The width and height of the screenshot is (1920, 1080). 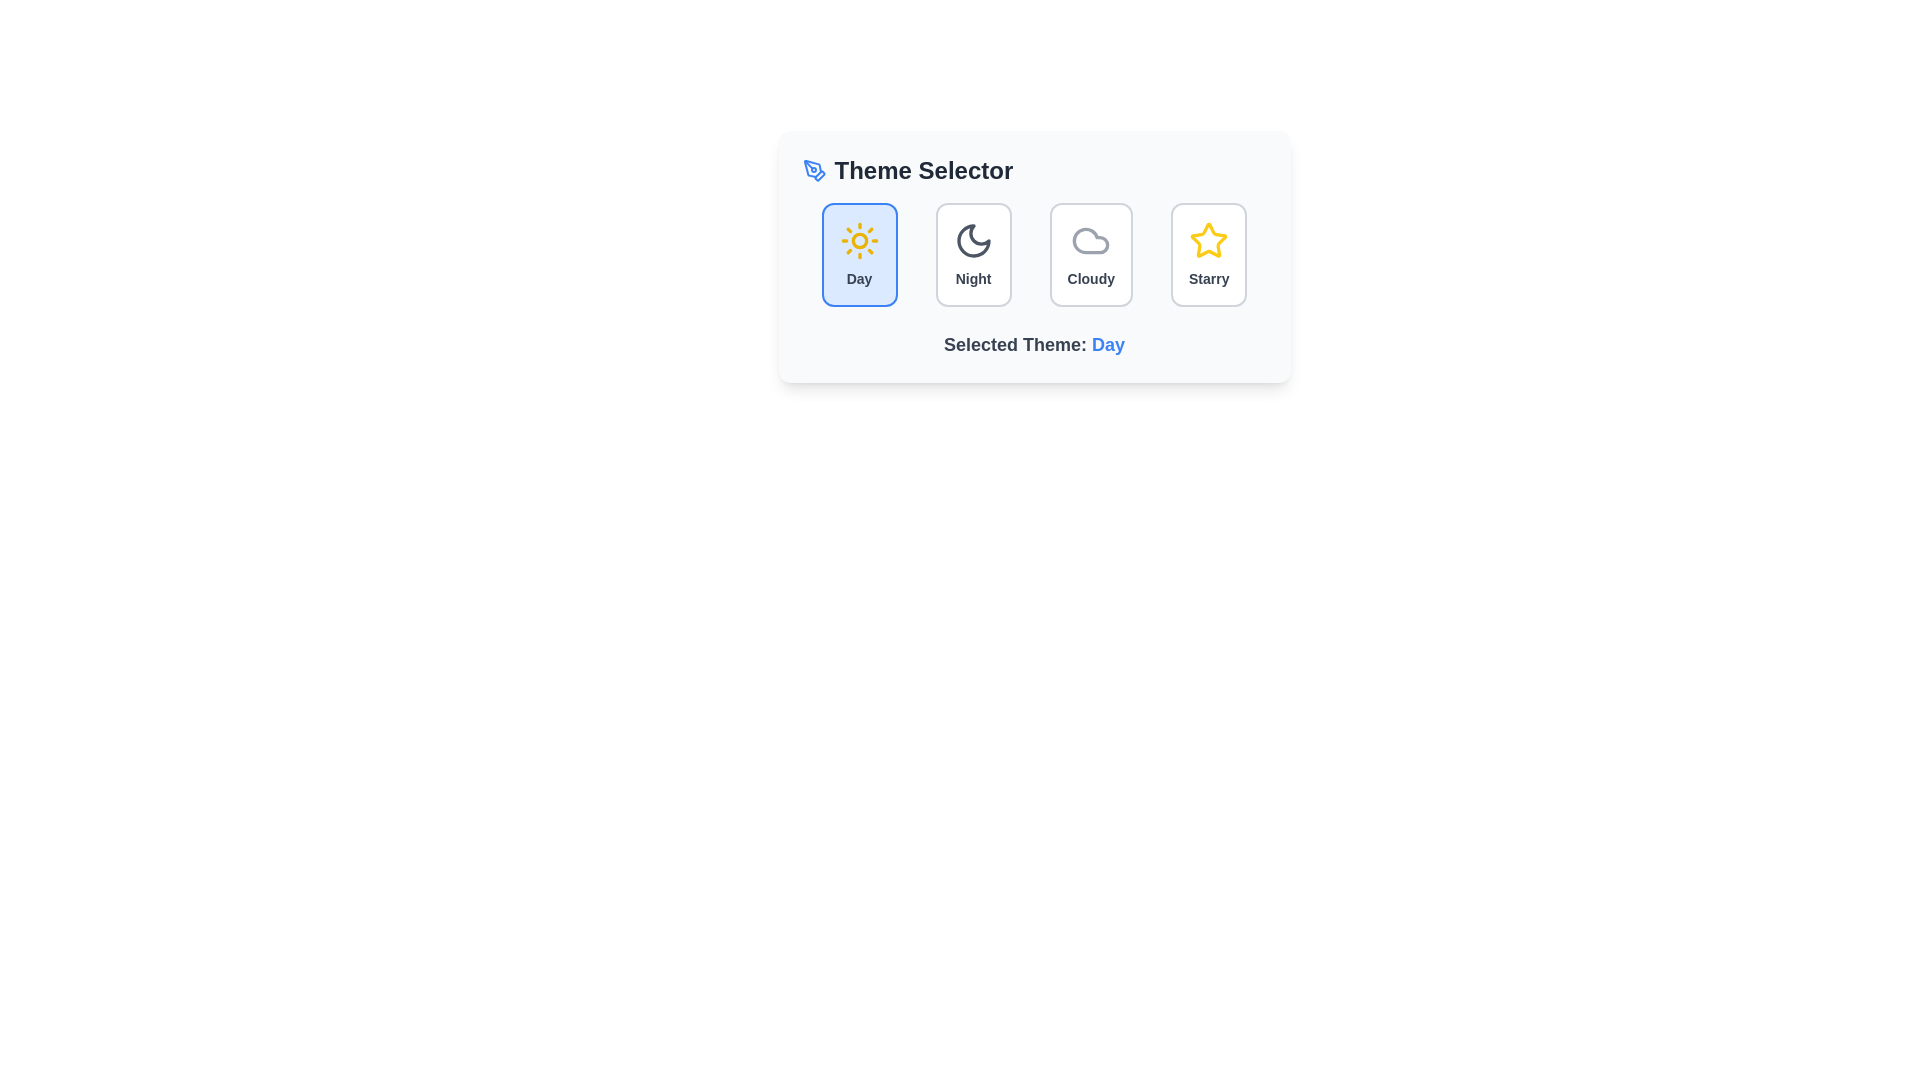 What do you see at coordinates (1208, 253) in the screenshot?
I see `the fourth button in the Theme Selector` at bounding box center [1208, 253].